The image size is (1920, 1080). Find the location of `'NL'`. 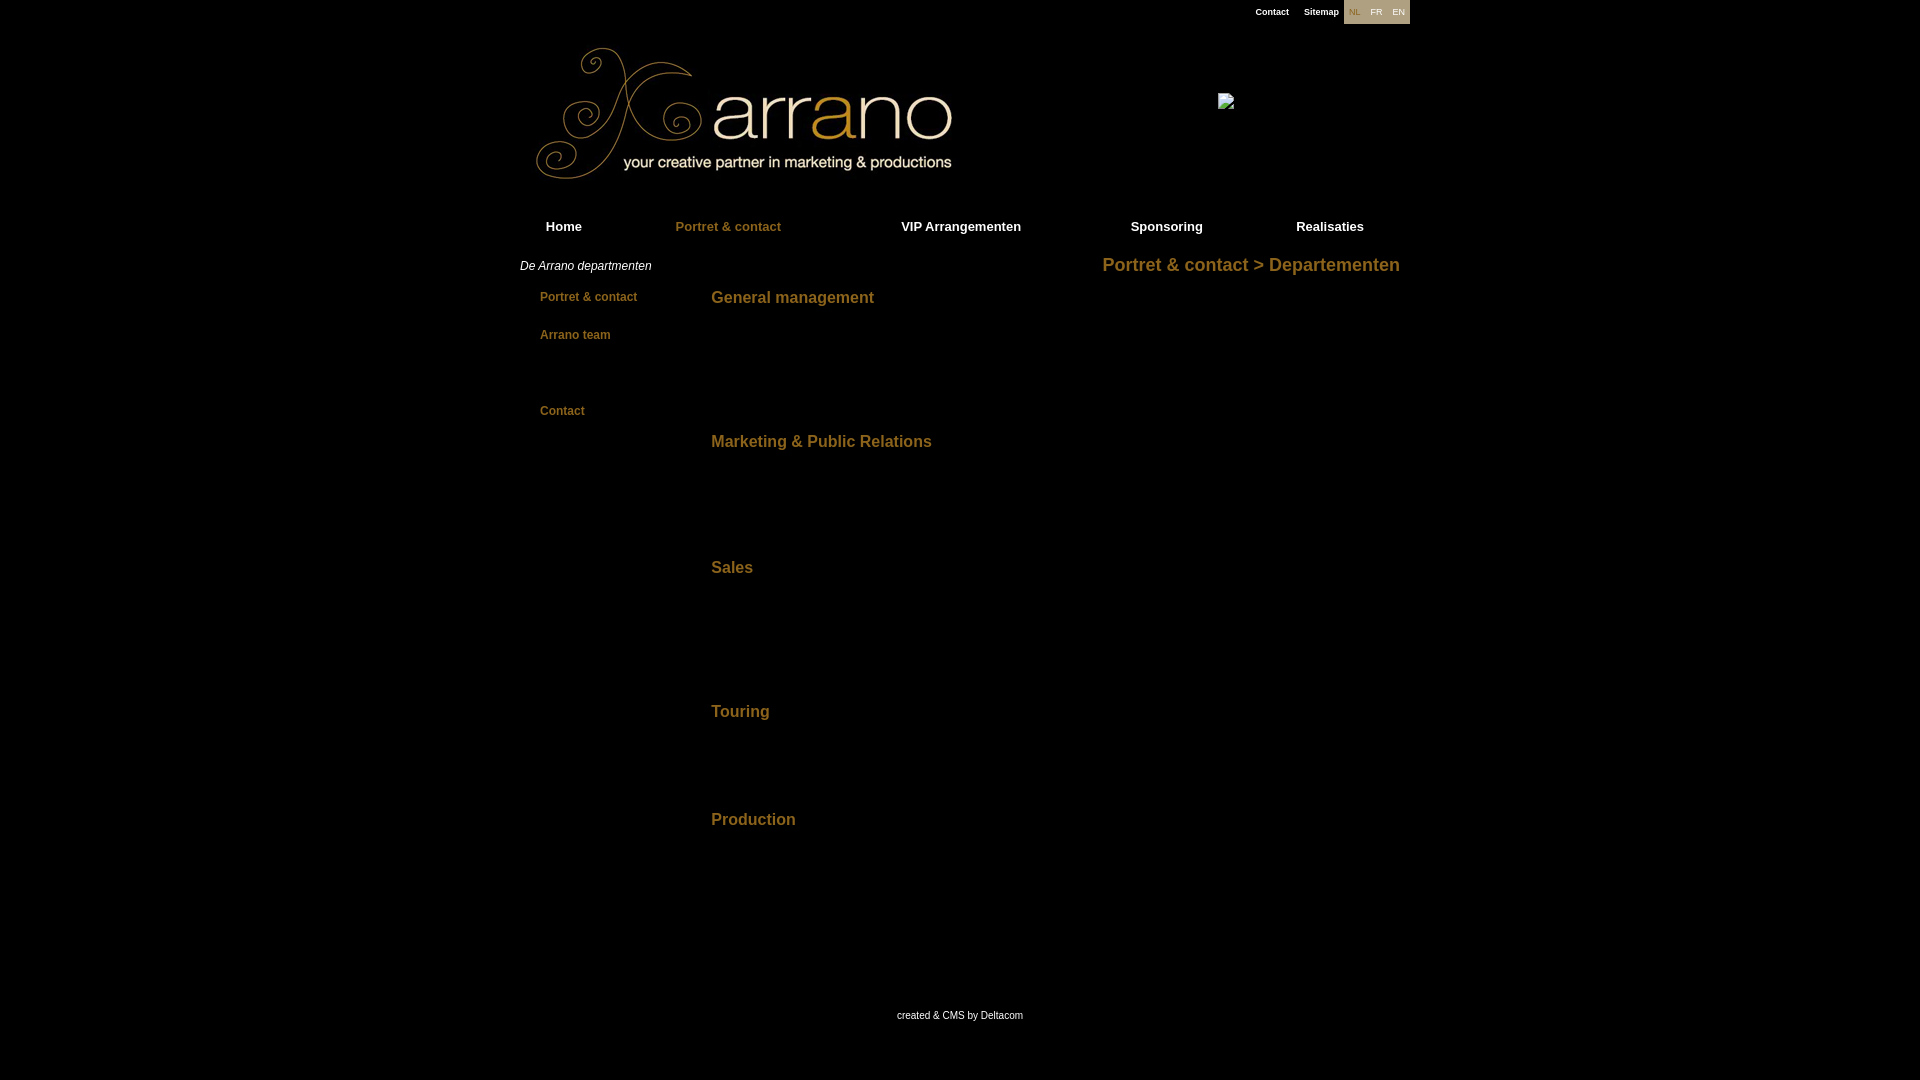

'NL' is located at coordinates (1348, 11).